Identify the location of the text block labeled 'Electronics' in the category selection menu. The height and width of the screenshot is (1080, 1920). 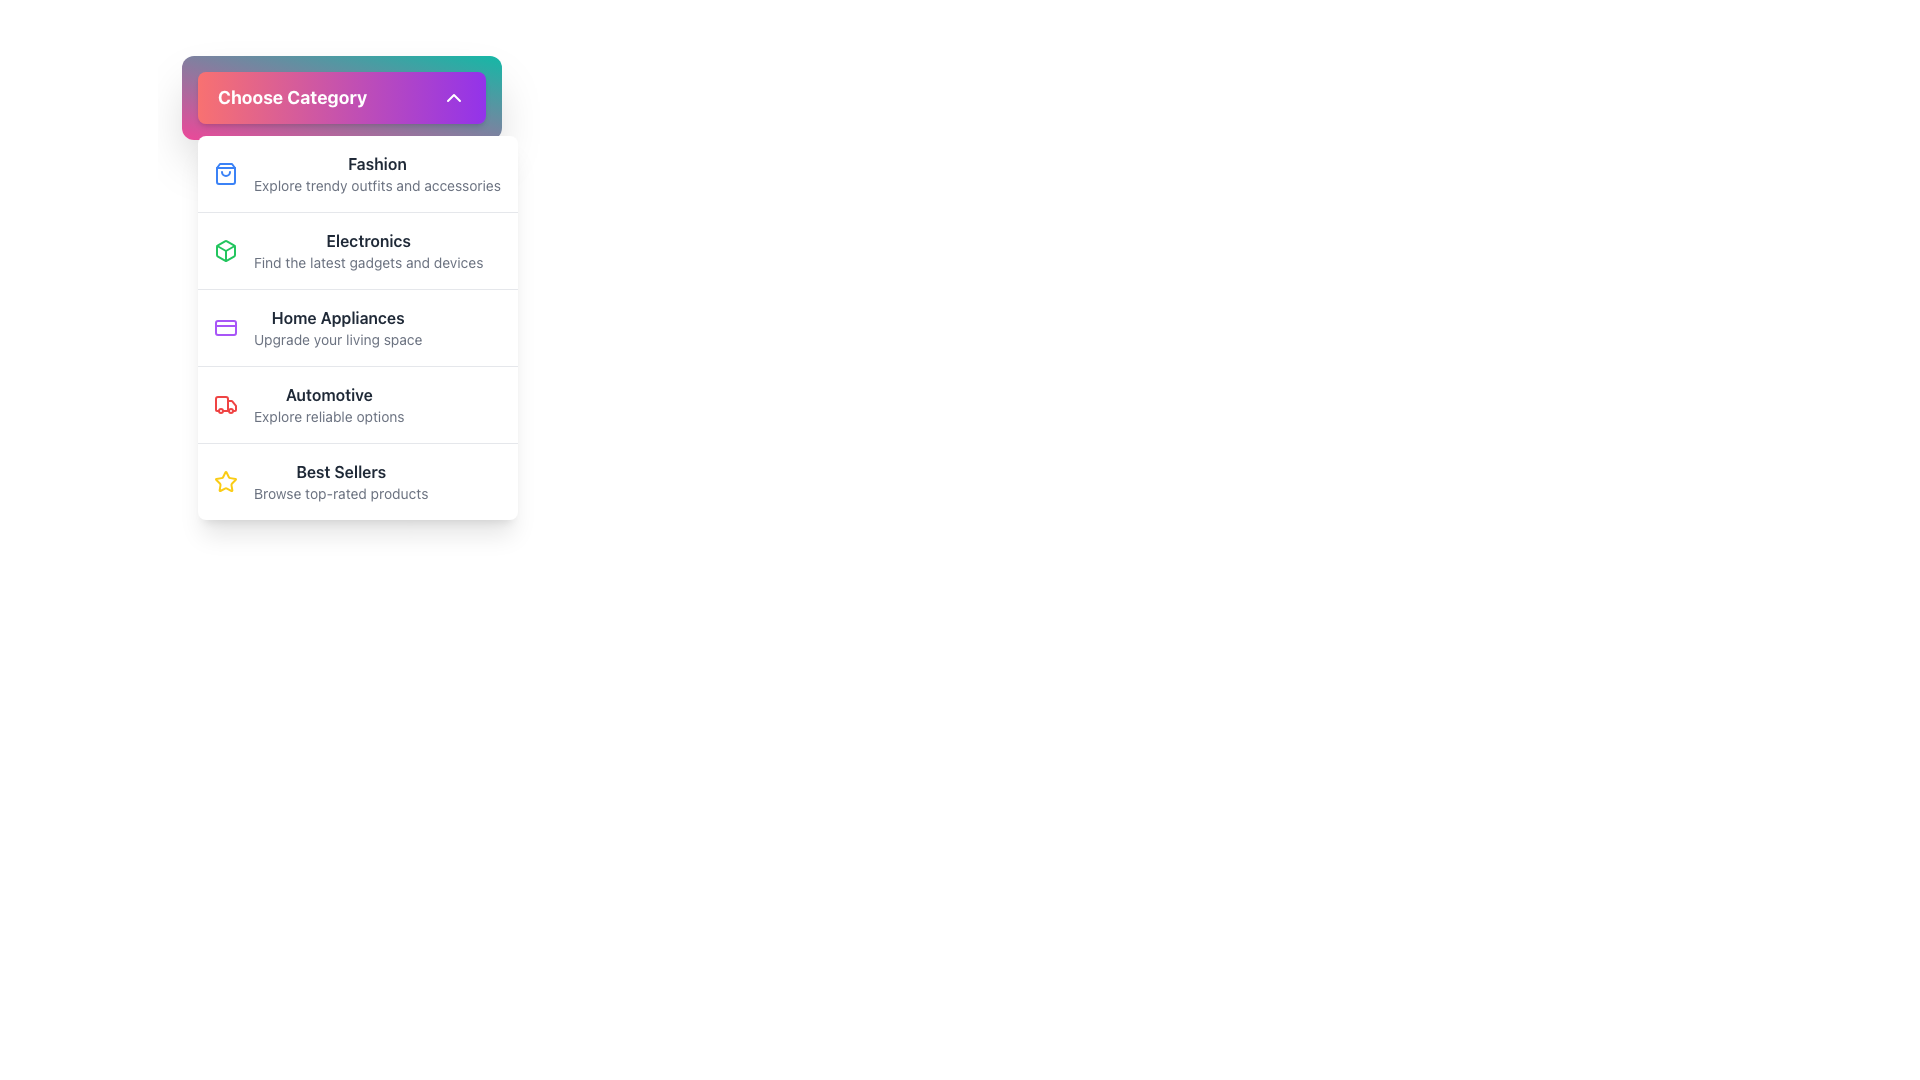
(368, 249).